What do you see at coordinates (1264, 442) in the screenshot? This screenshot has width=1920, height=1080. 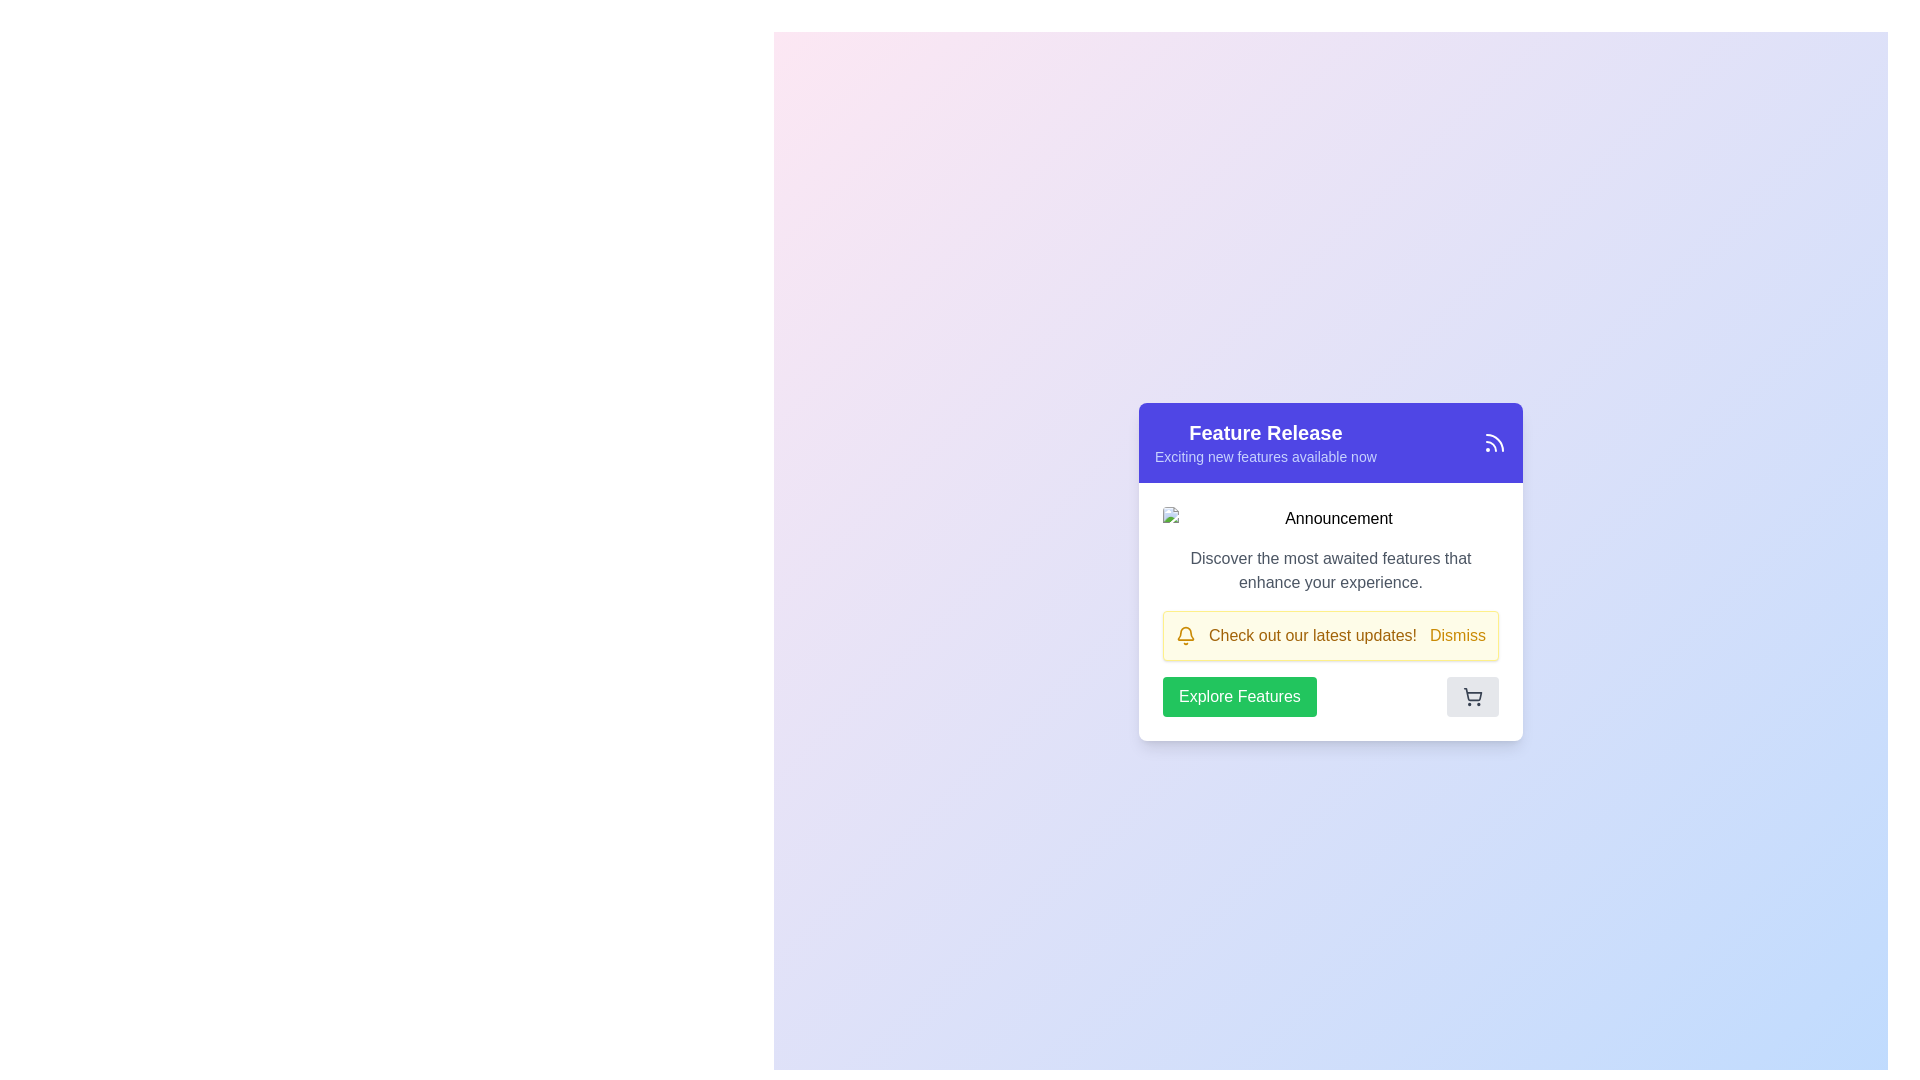 I see `the composite text element that displays 'Feature Release' and 'Exciting new features available now' within a purple background at the top of the card interface` at bounding box center [1264, 442].